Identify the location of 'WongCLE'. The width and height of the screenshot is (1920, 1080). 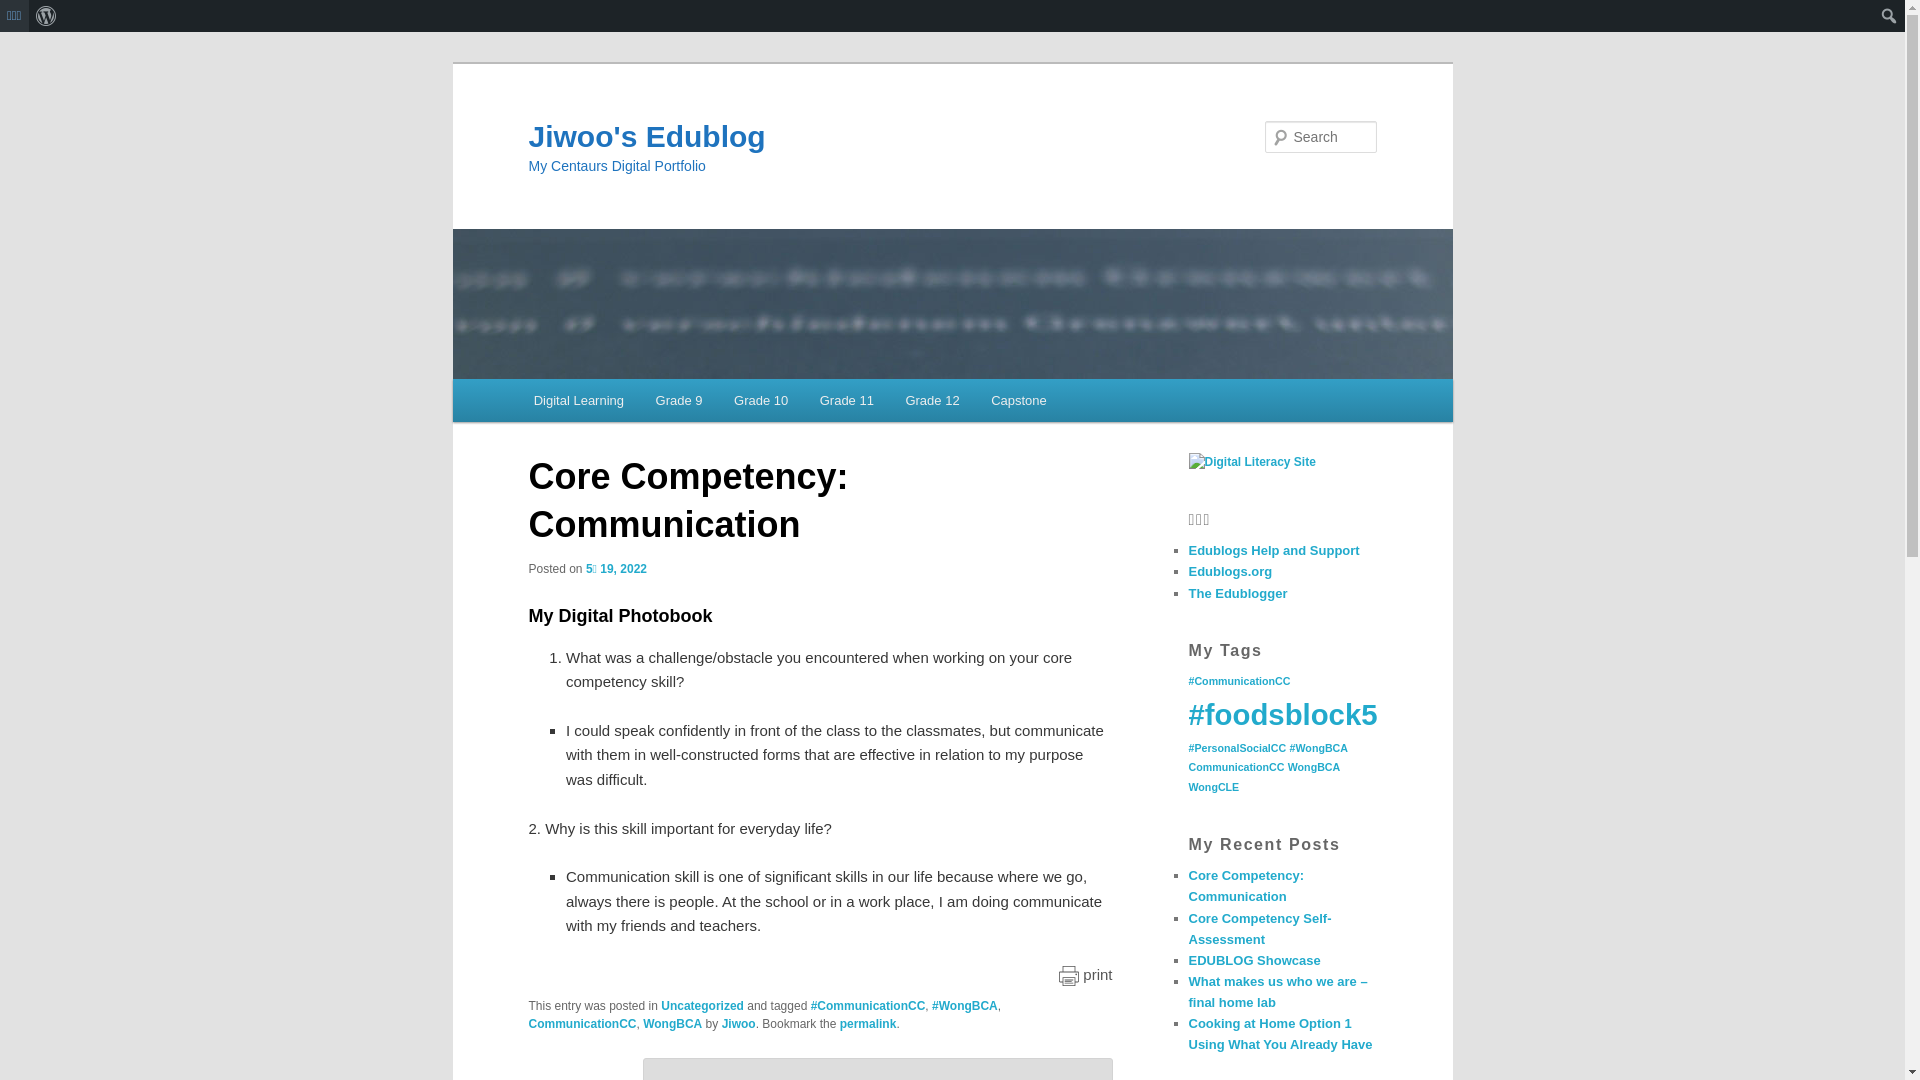
(1212, 785).